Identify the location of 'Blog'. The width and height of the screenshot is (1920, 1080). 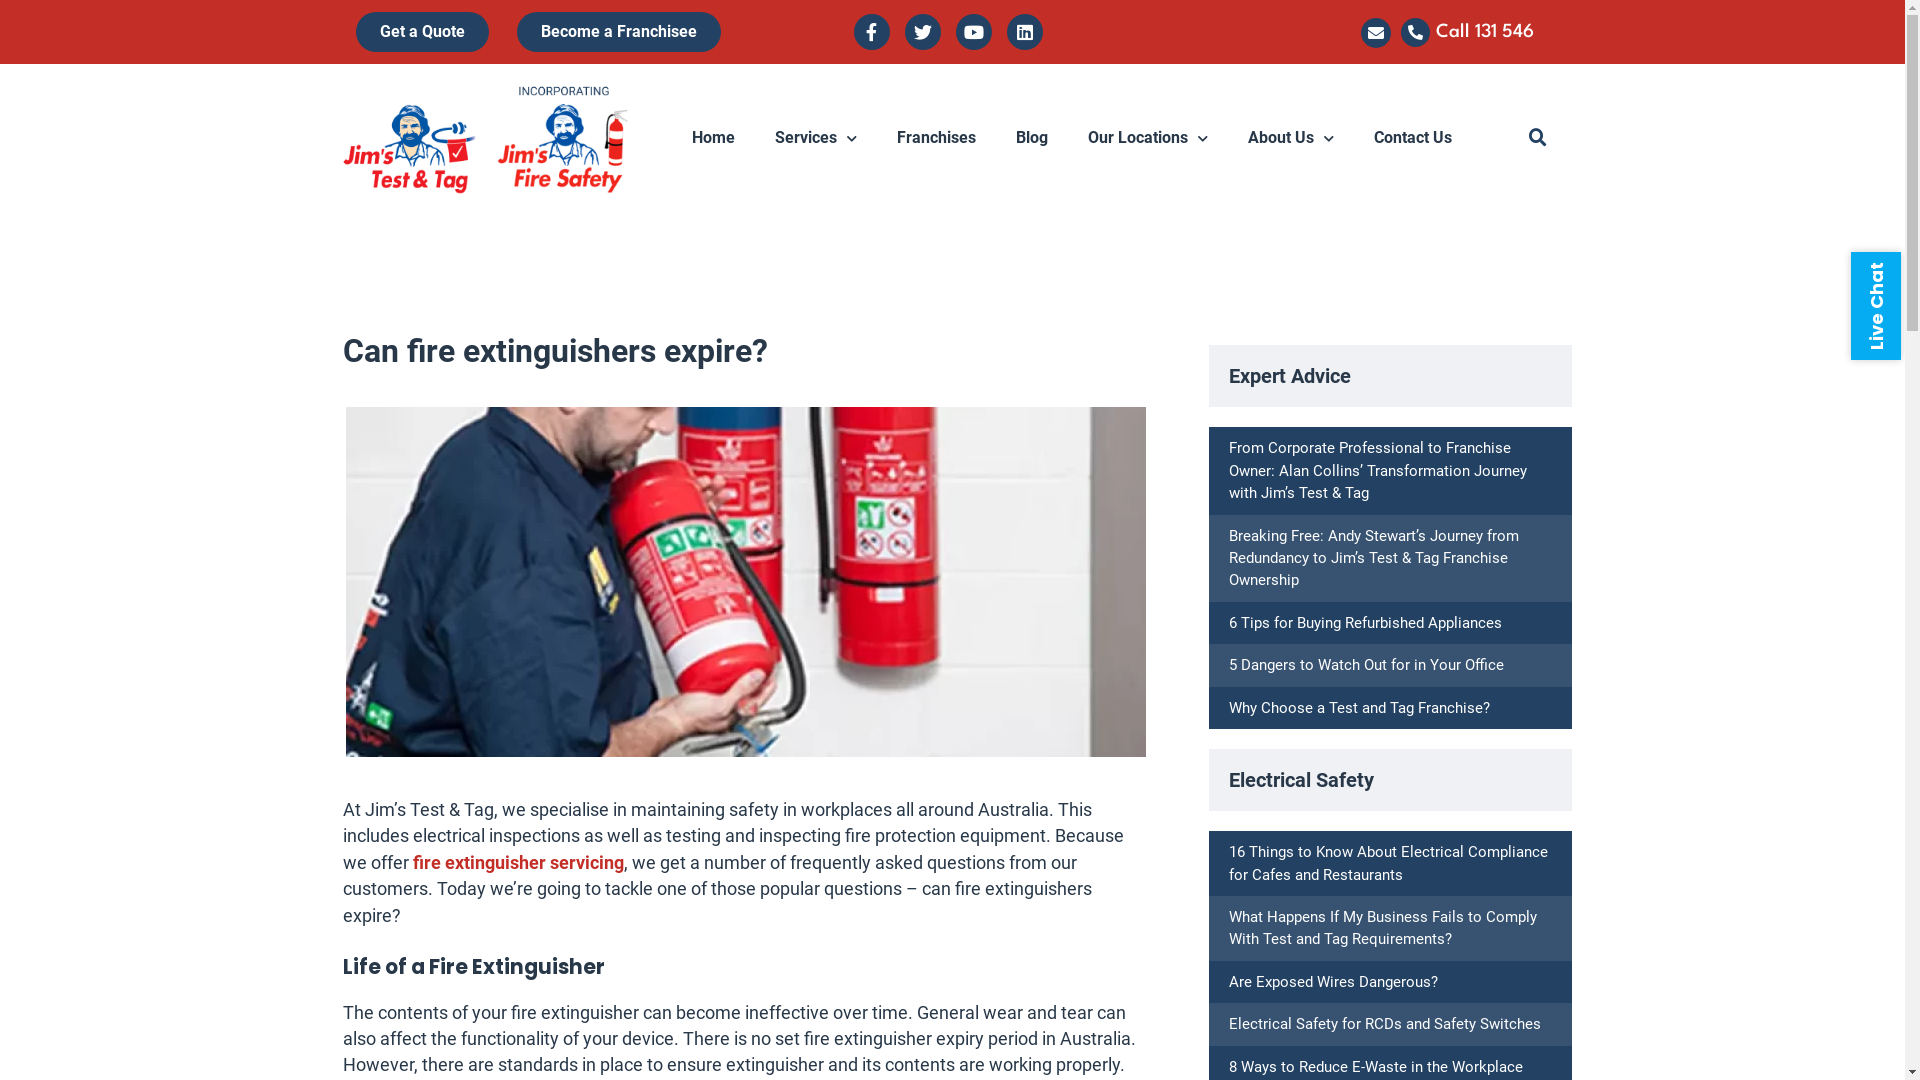
(1032, 137).